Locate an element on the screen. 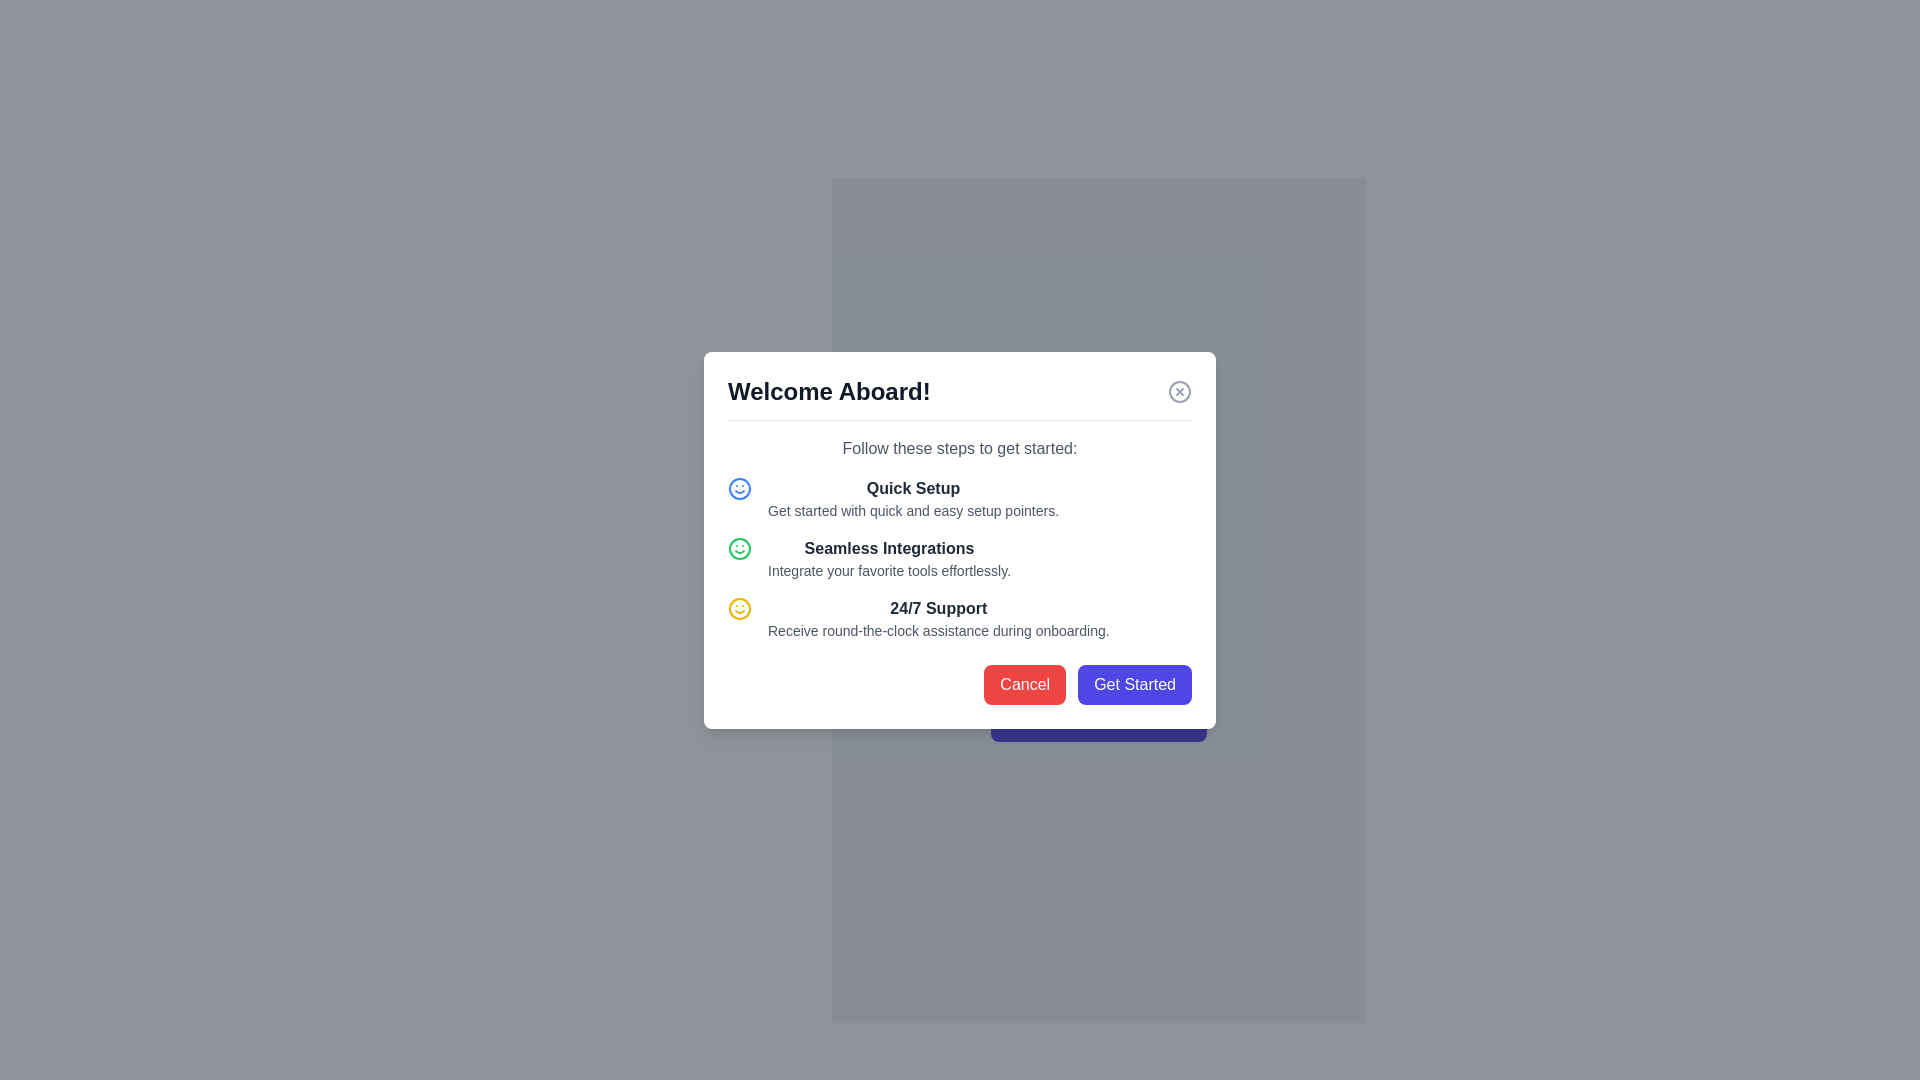 This screenshot has width=1920, height=1080. the third informational list item regarding '24/7 Support' feature in the modal dialog box is located at coordinates (960, 617).